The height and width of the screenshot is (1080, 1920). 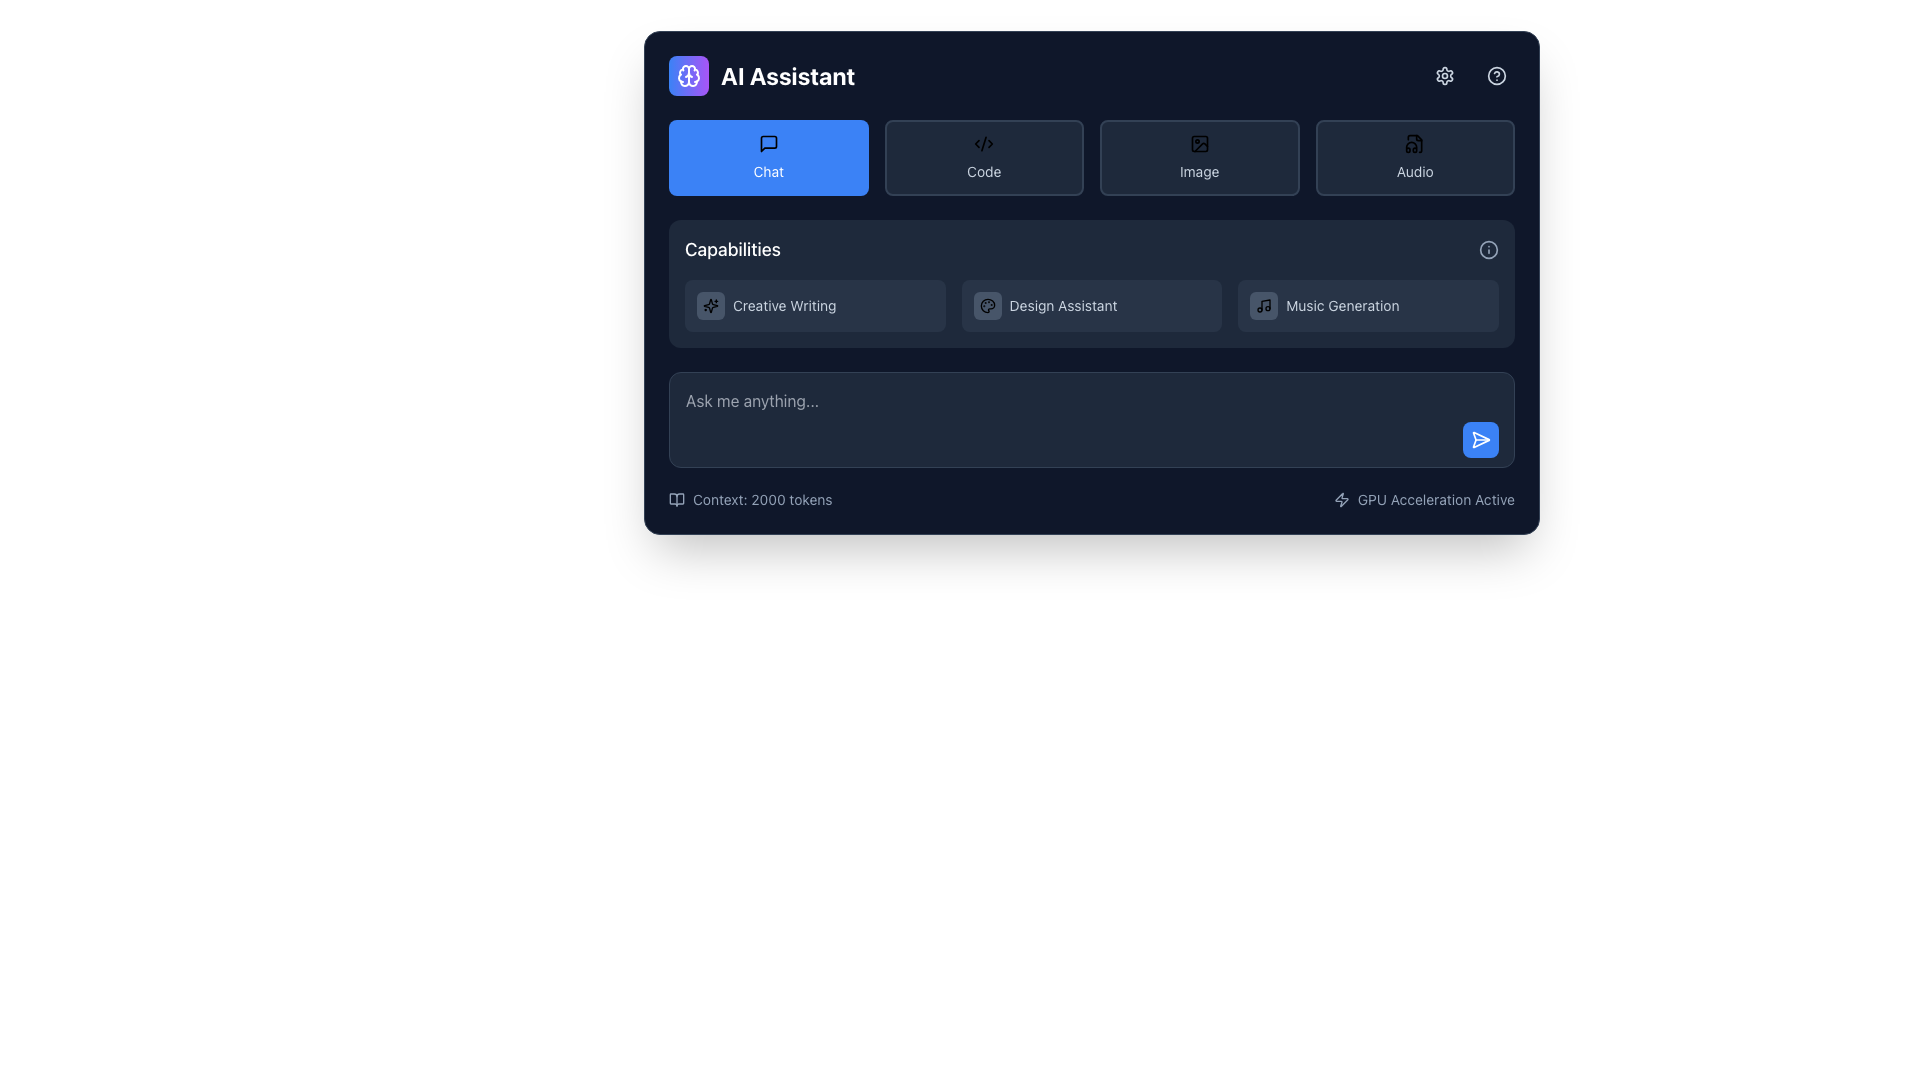 What do you see at coordinates (984, 171) in the screenshot?
I see `descriptive text label that provides context about the coding functionality represented by the button located at the top-center of the interface, specifically the text 'Code'` at bounding box center [984, 171].